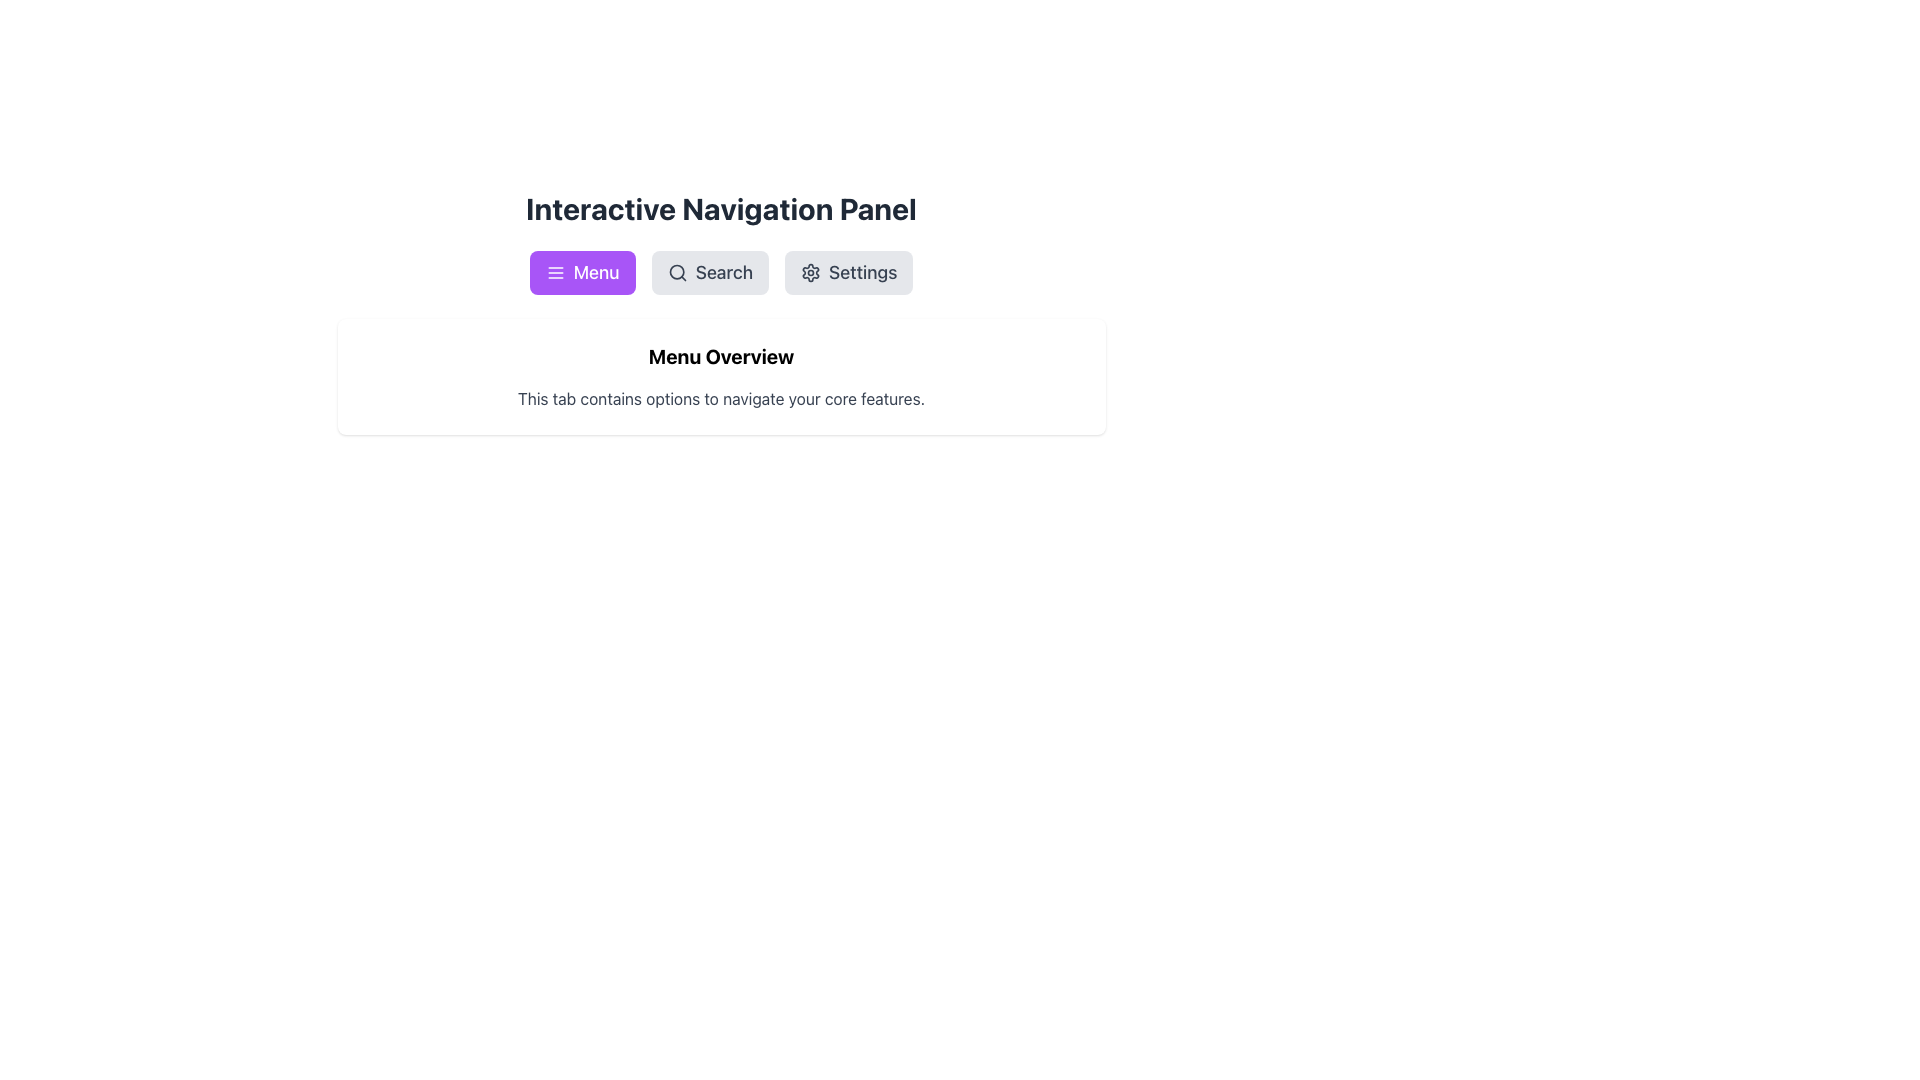  What do you see at coordinates (555, 273) in the screenshot?
I see `the menu icon, which consists of three horizontal lines styled with a thin stroke and rounded corners, located to the left of the 'Menu' label text` at bounding box center [555, 273].